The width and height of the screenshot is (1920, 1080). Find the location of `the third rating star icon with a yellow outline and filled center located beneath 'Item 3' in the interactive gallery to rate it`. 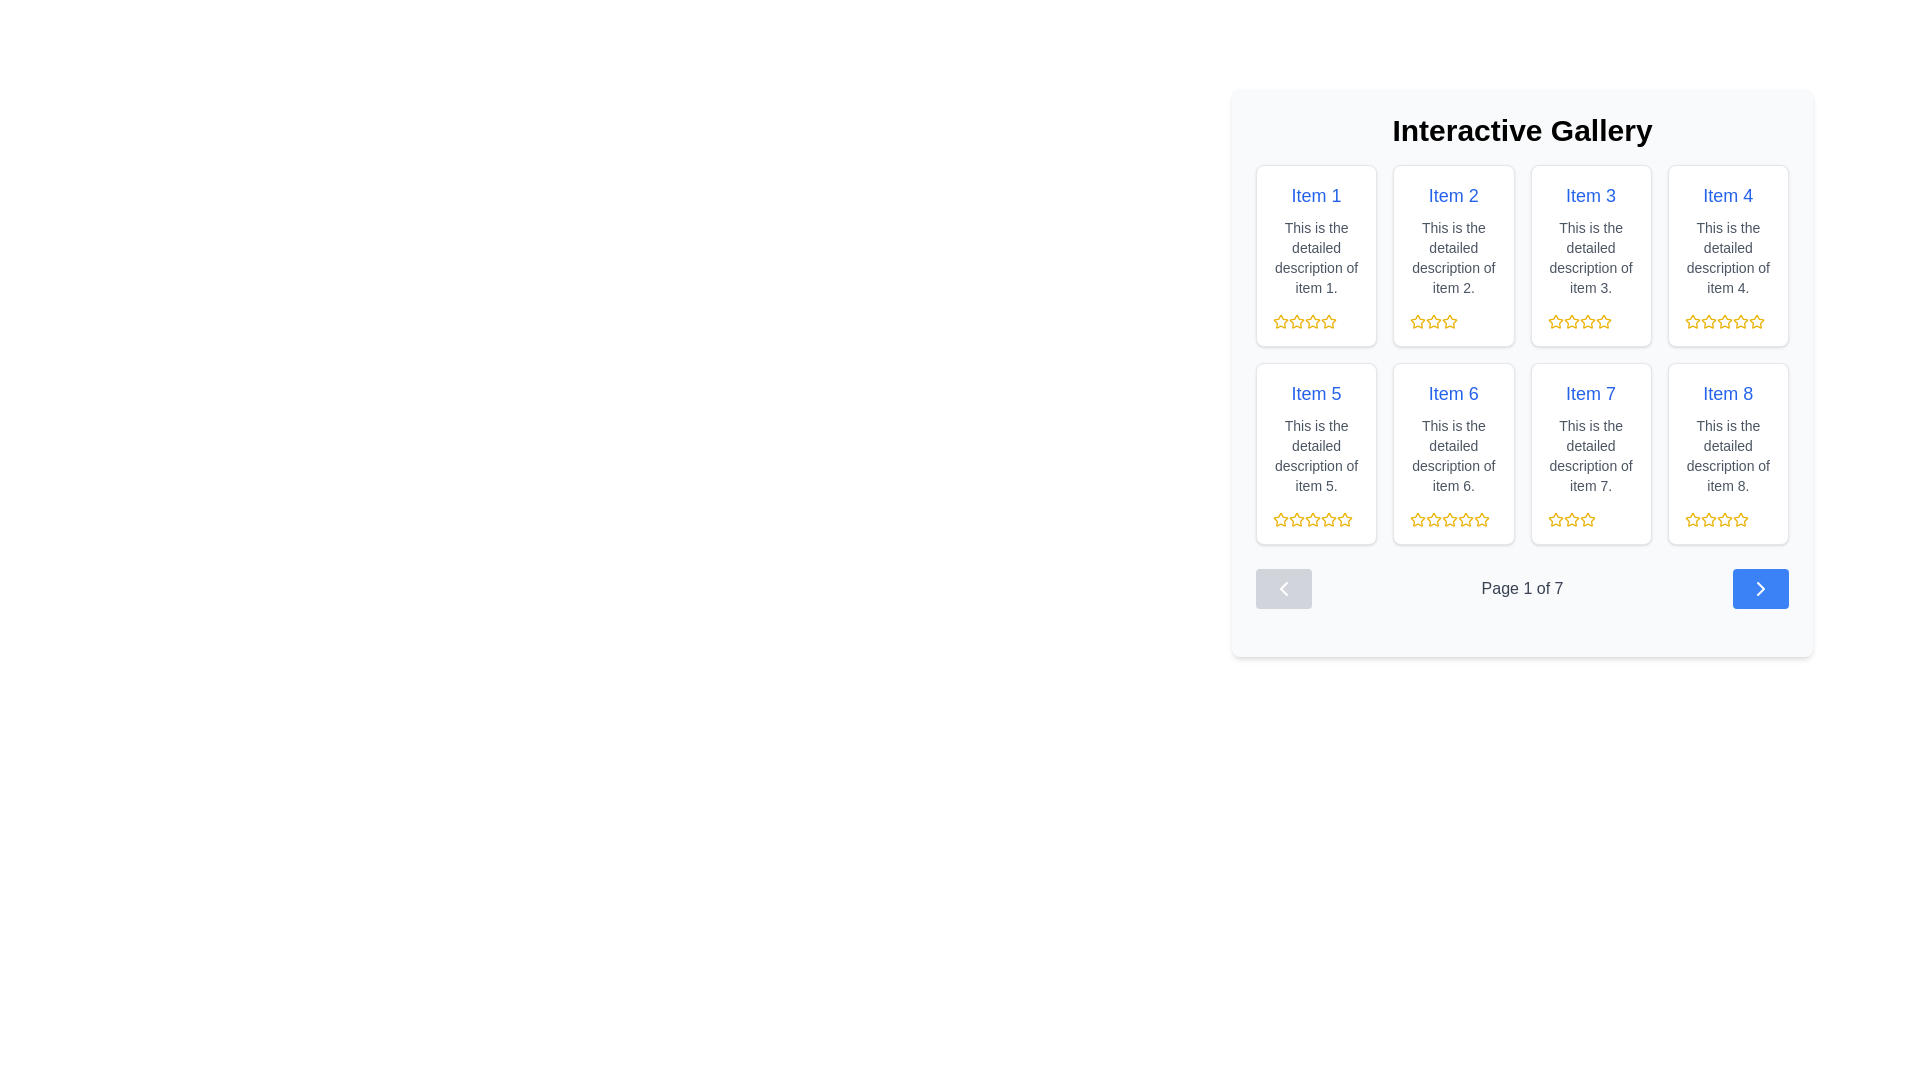

the third rating star icon with a yellow outline and filled center located beneath 'Item 3' in the interactive gallery to rate it is located at coordinates (1570, 320).